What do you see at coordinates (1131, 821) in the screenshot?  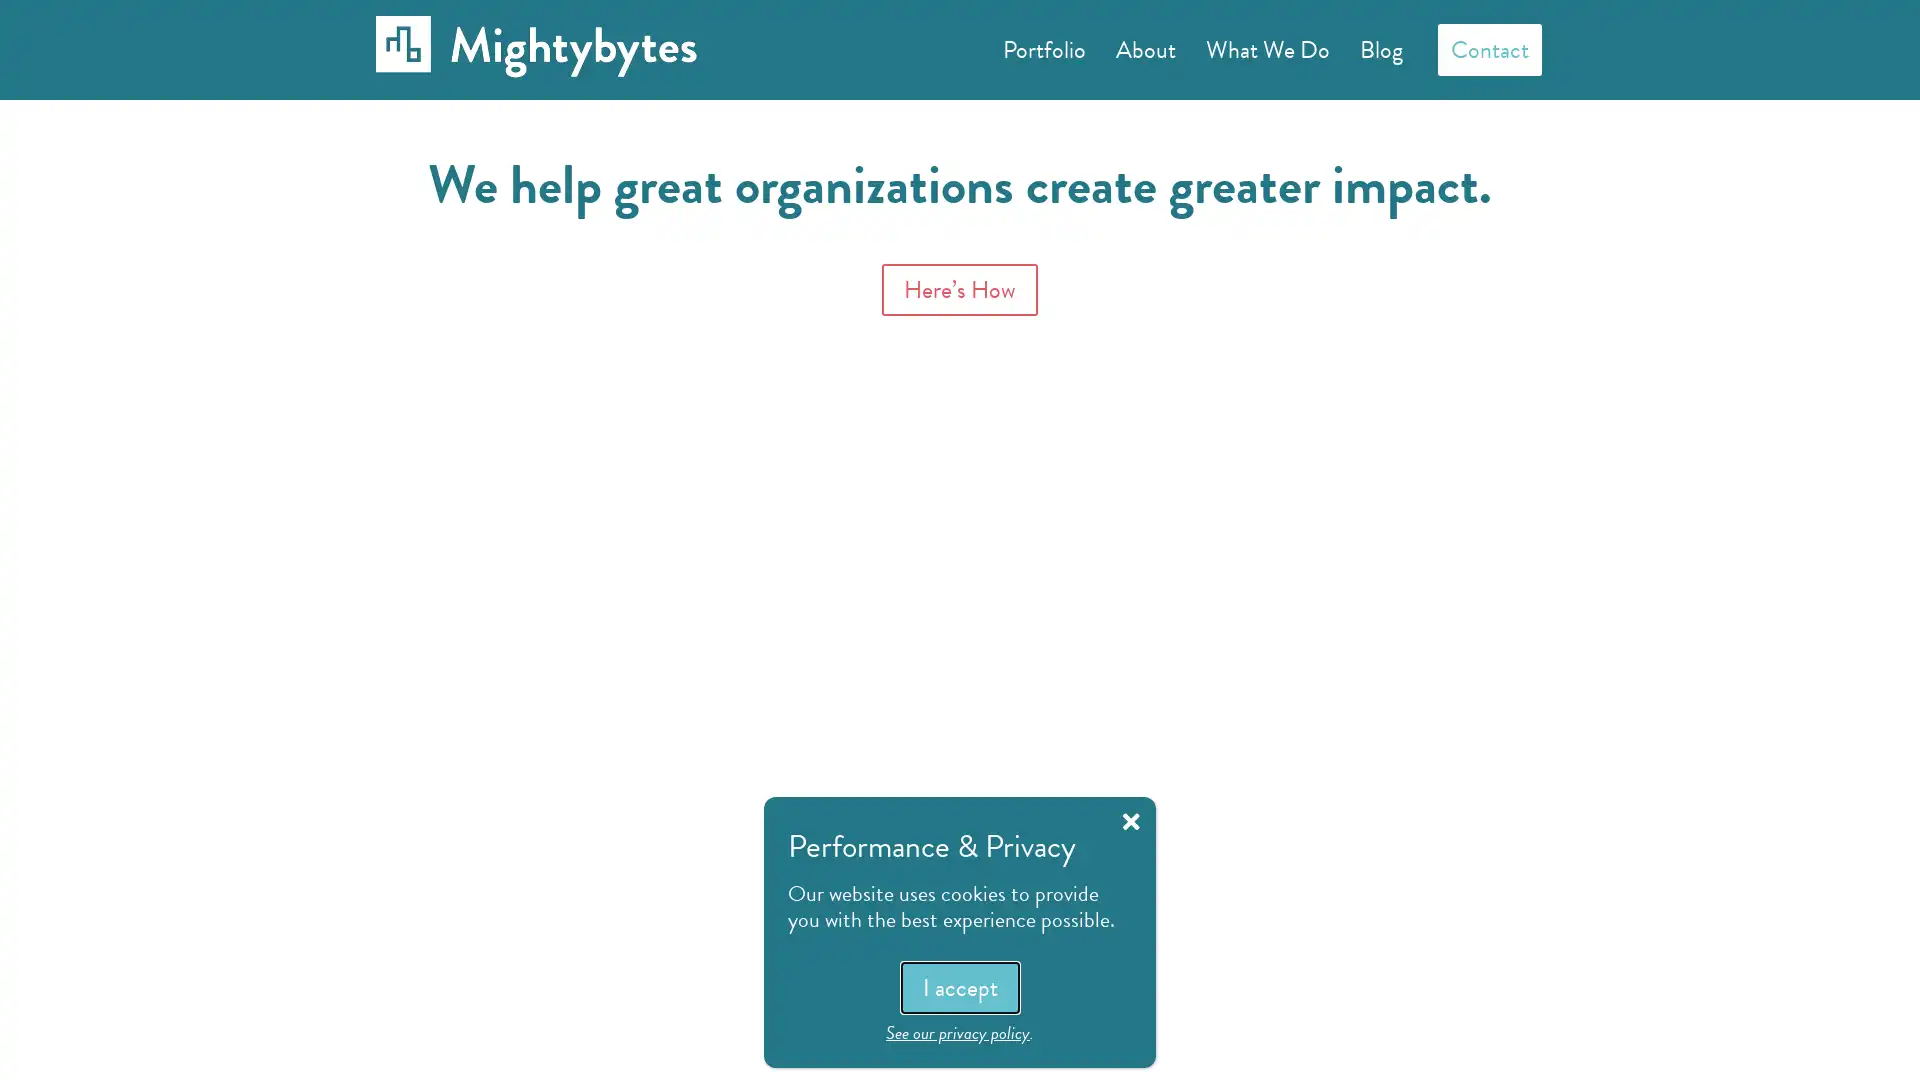 I see `Close` at bounding box center [1131, 821].